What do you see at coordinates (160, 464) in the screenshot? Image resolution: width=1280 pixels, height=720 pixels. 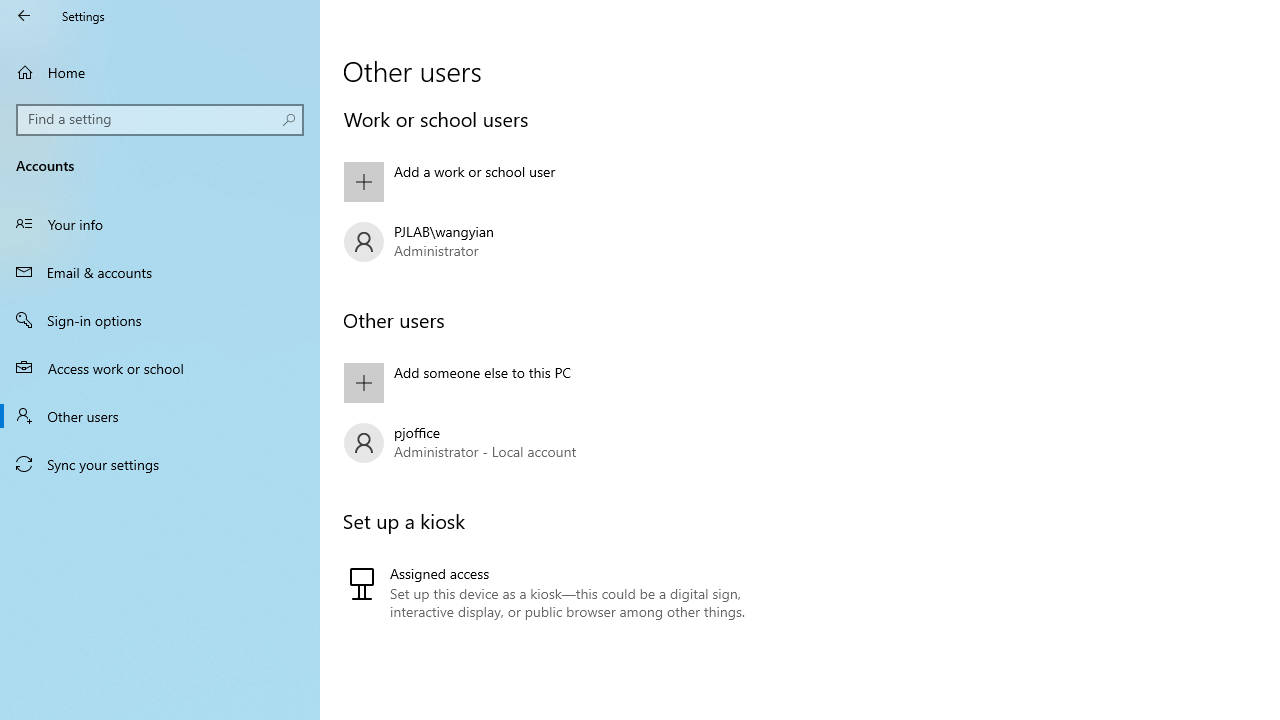 I see `'Sync your settings'` at bounding box center [160, 464].